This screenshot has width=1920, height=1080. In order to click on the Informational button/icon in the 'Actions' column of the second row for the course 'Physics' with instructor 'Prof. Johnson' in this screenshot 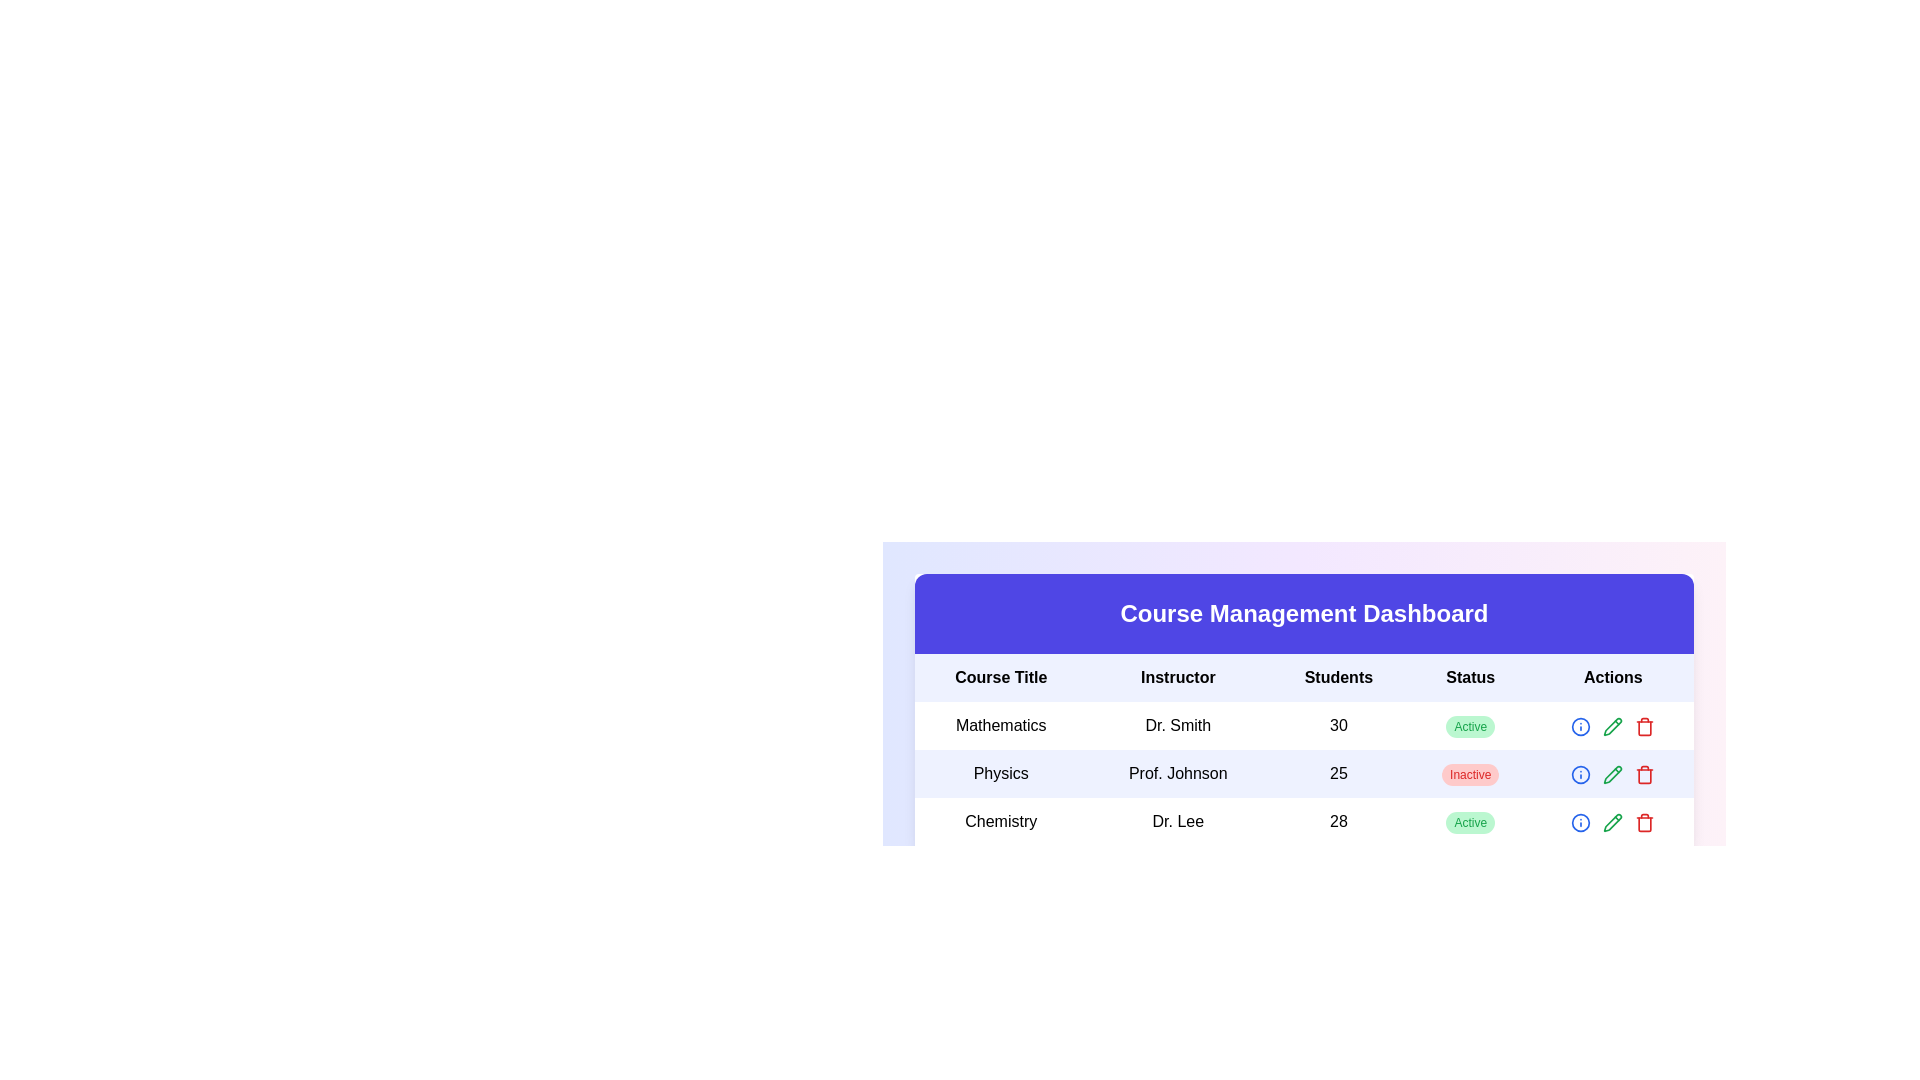, I will do `click(1580, 773)`.